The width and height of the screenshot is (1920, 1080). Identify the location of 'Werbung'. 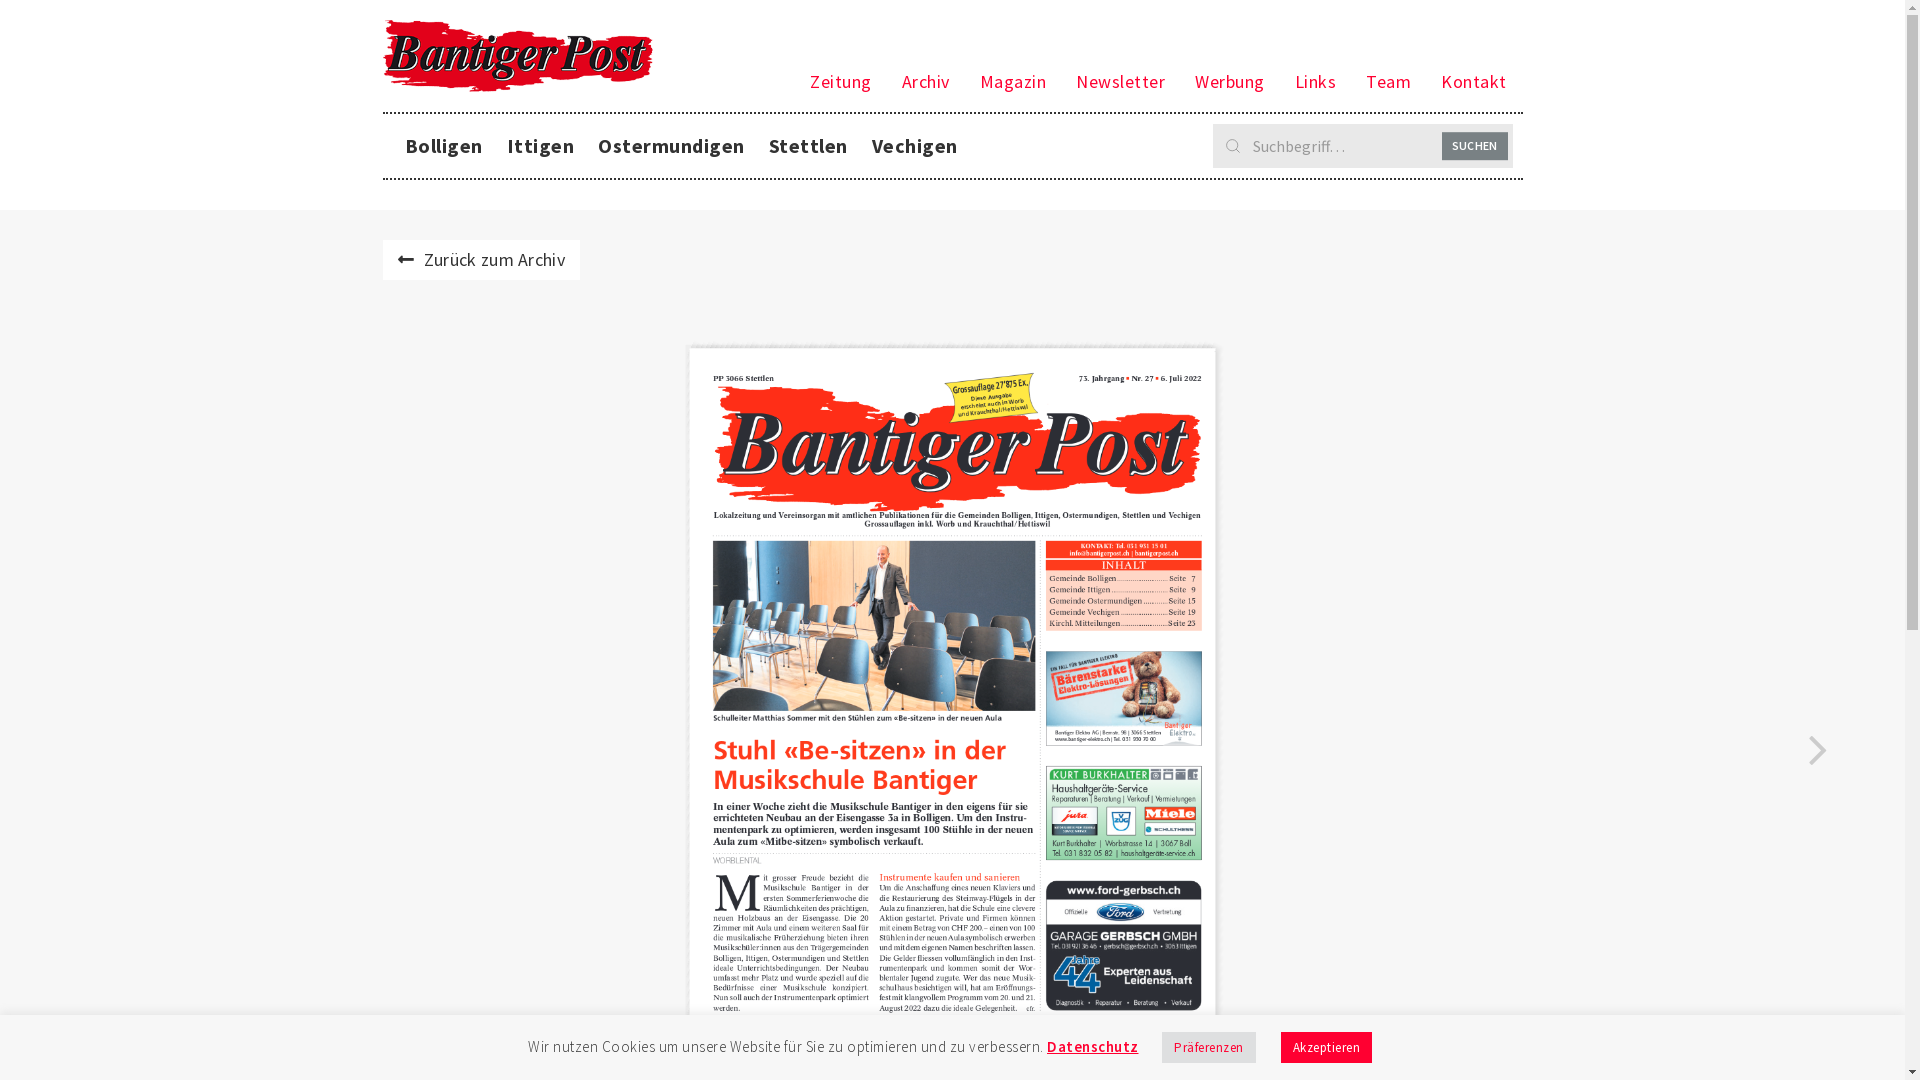
(1228, 80).